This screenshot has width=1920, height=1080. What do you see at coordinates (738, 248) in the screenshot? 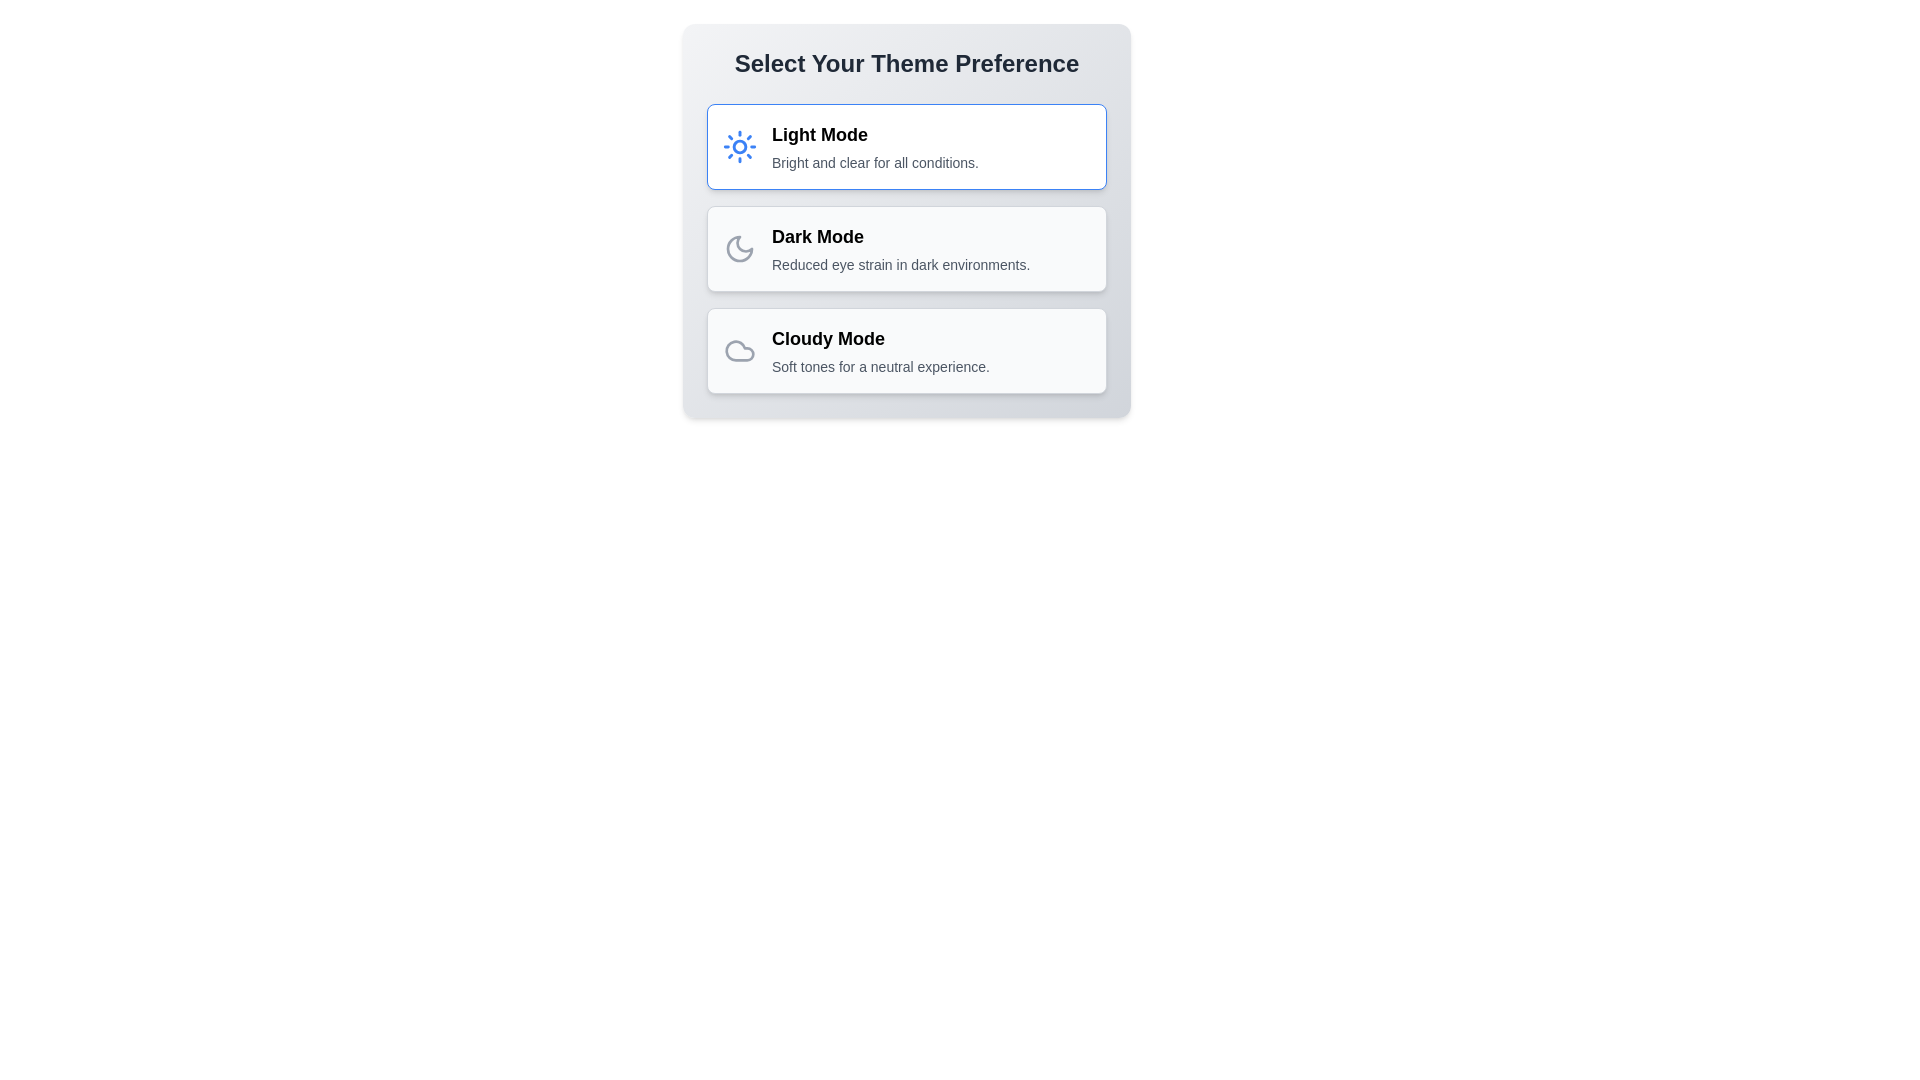
I see `the 'Dark Mode' icon which visually represents the theme option for night or darkness, located to the left of the 'Dark Mode' text` at bounding box center [738, 248].